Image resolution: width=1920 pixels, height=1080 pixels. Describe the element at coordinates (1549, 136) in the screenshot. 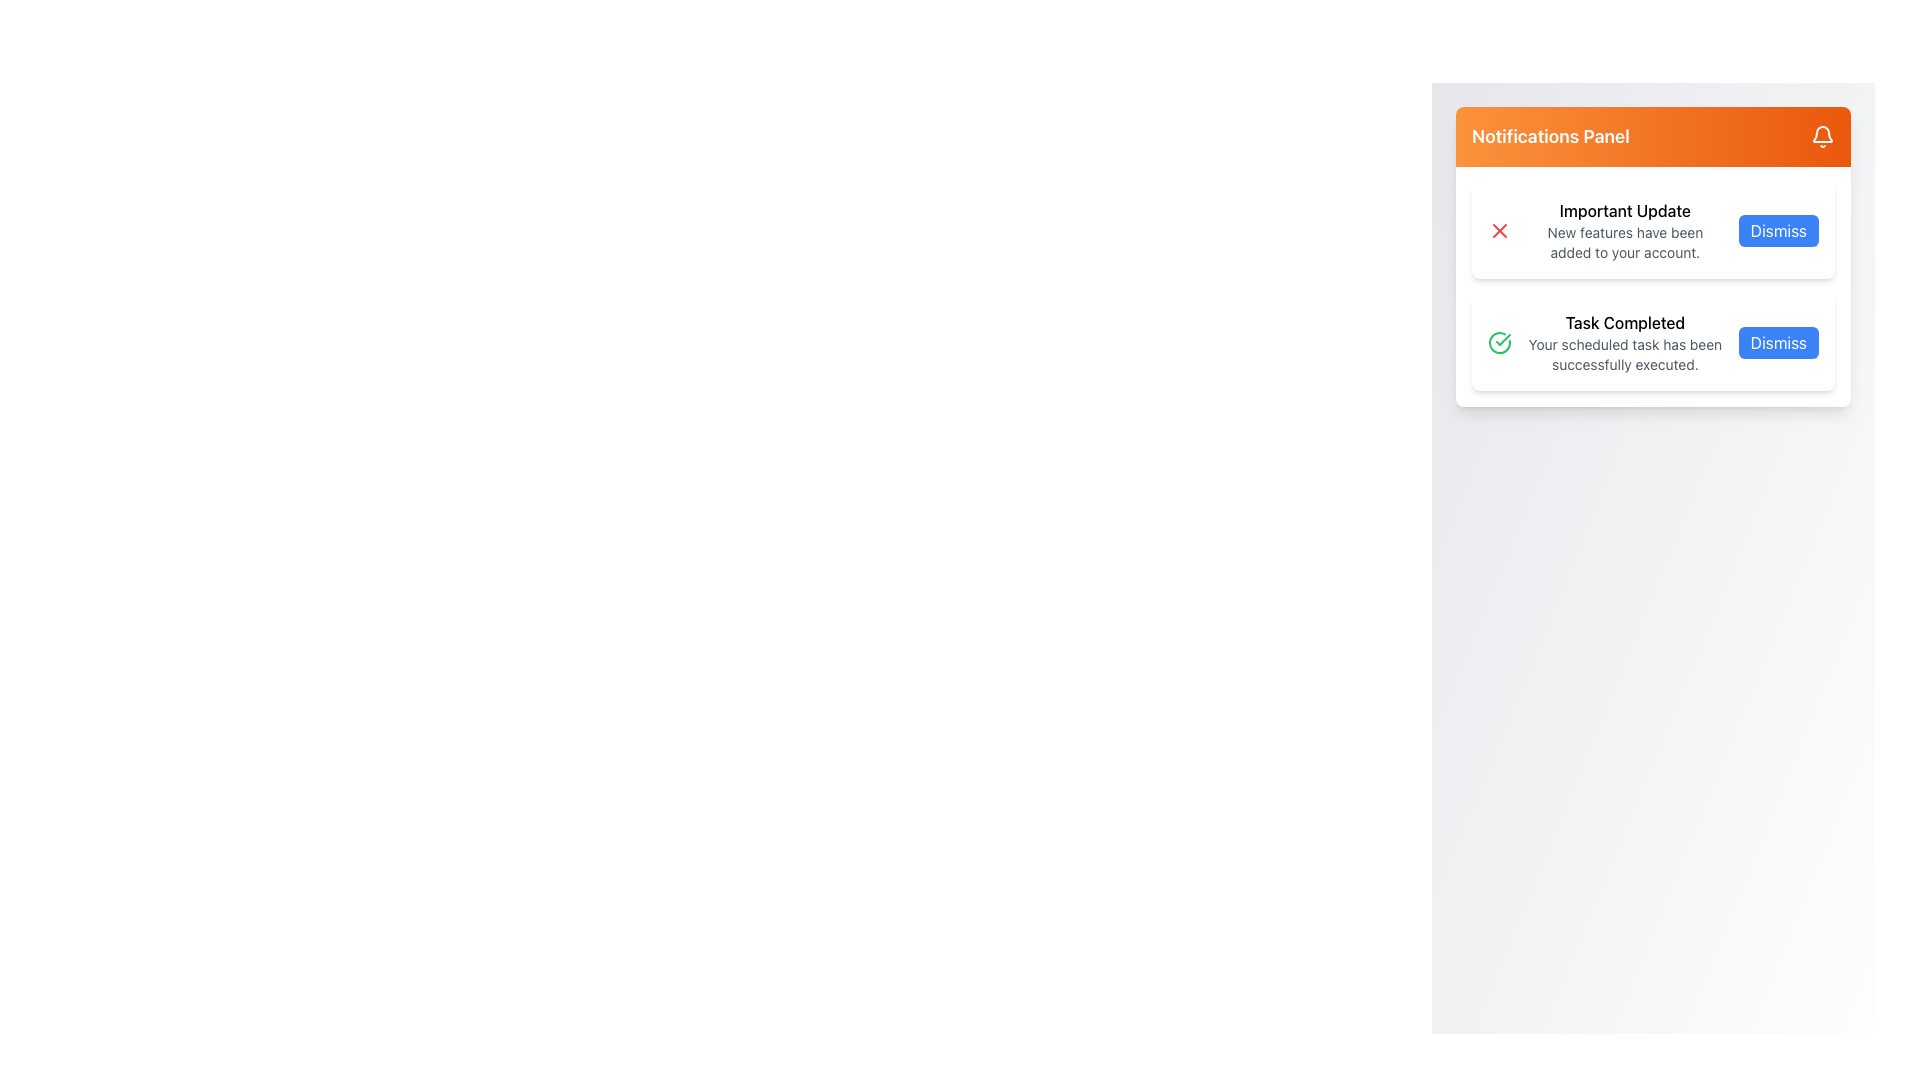

I see `the 'Notifications Panel' text label displayed in bold white font on a gradient orange background` at that location.